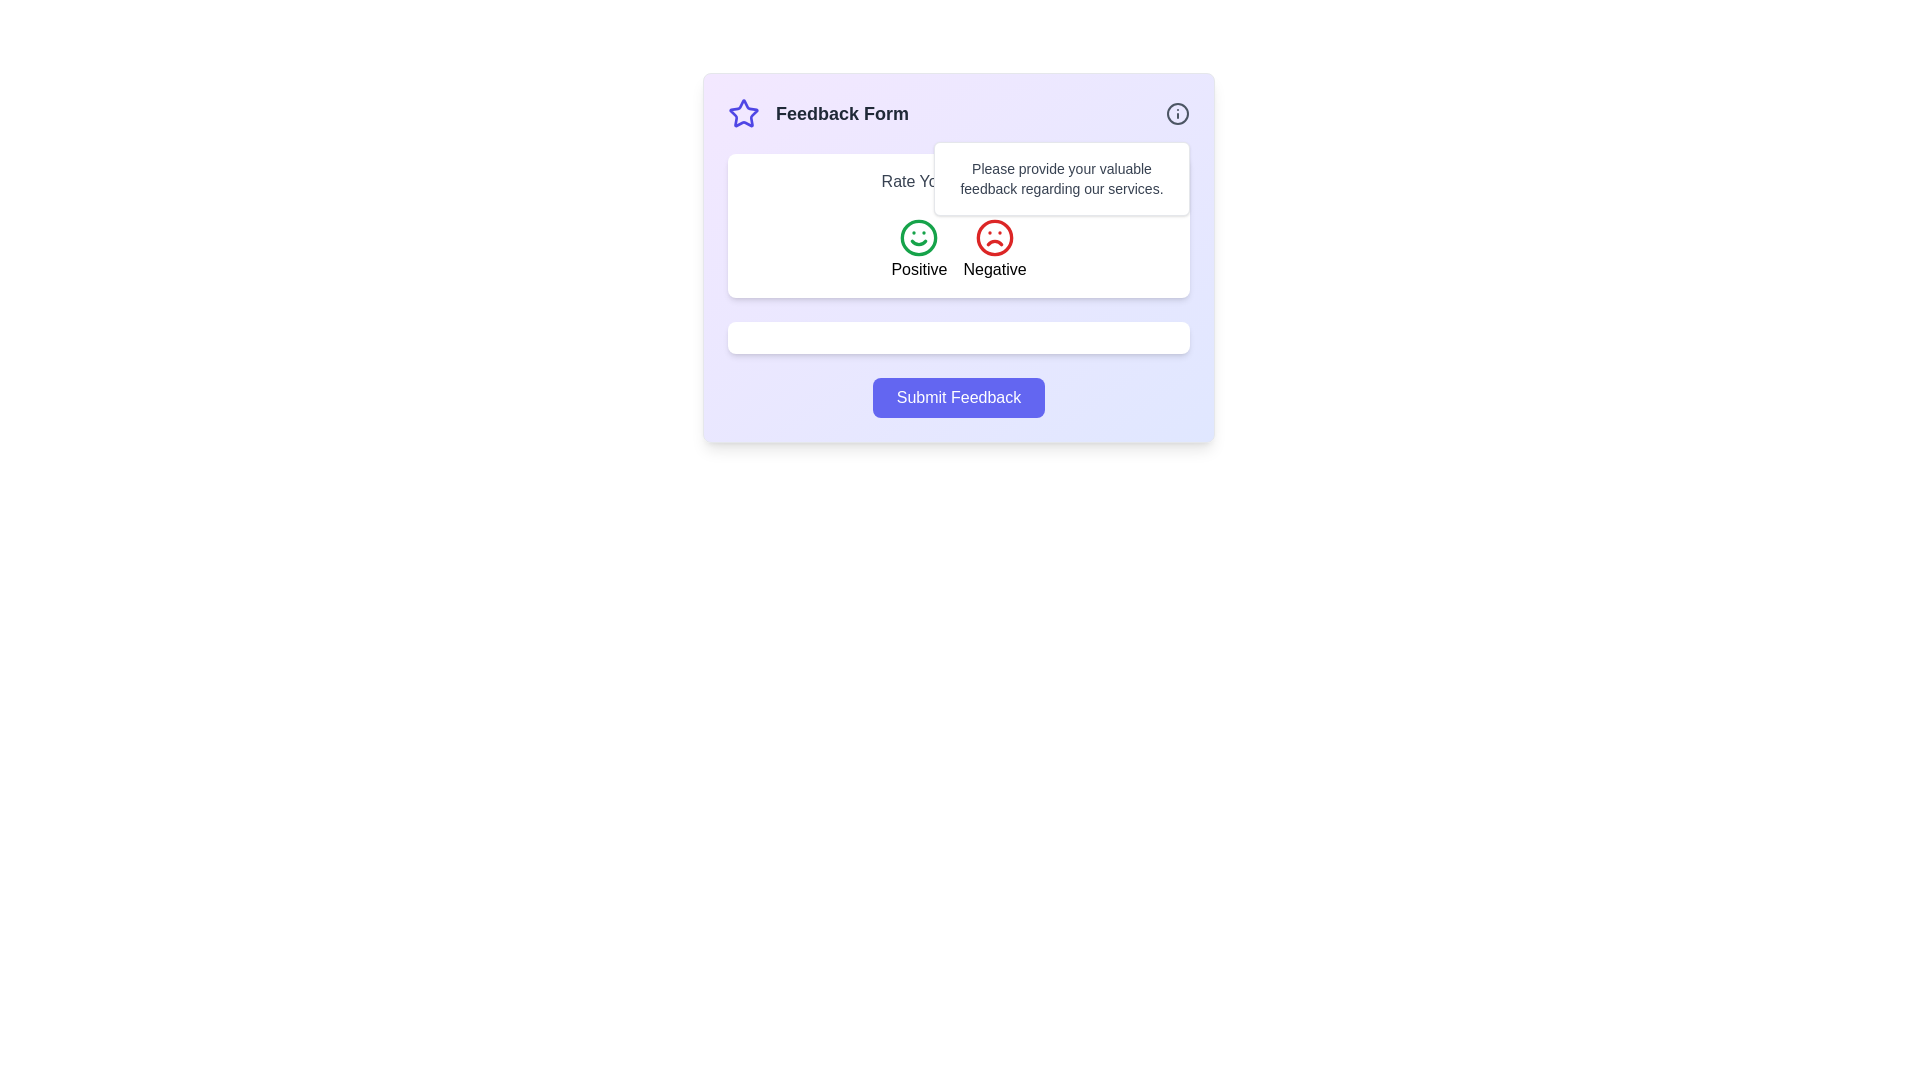 The width and height of the screenshot is (1920, 1080). I want to click on the interactive rating component icons to select a rating by clicking on one of the two available options: 'Positive' or 'Negative', so click(958, 225).